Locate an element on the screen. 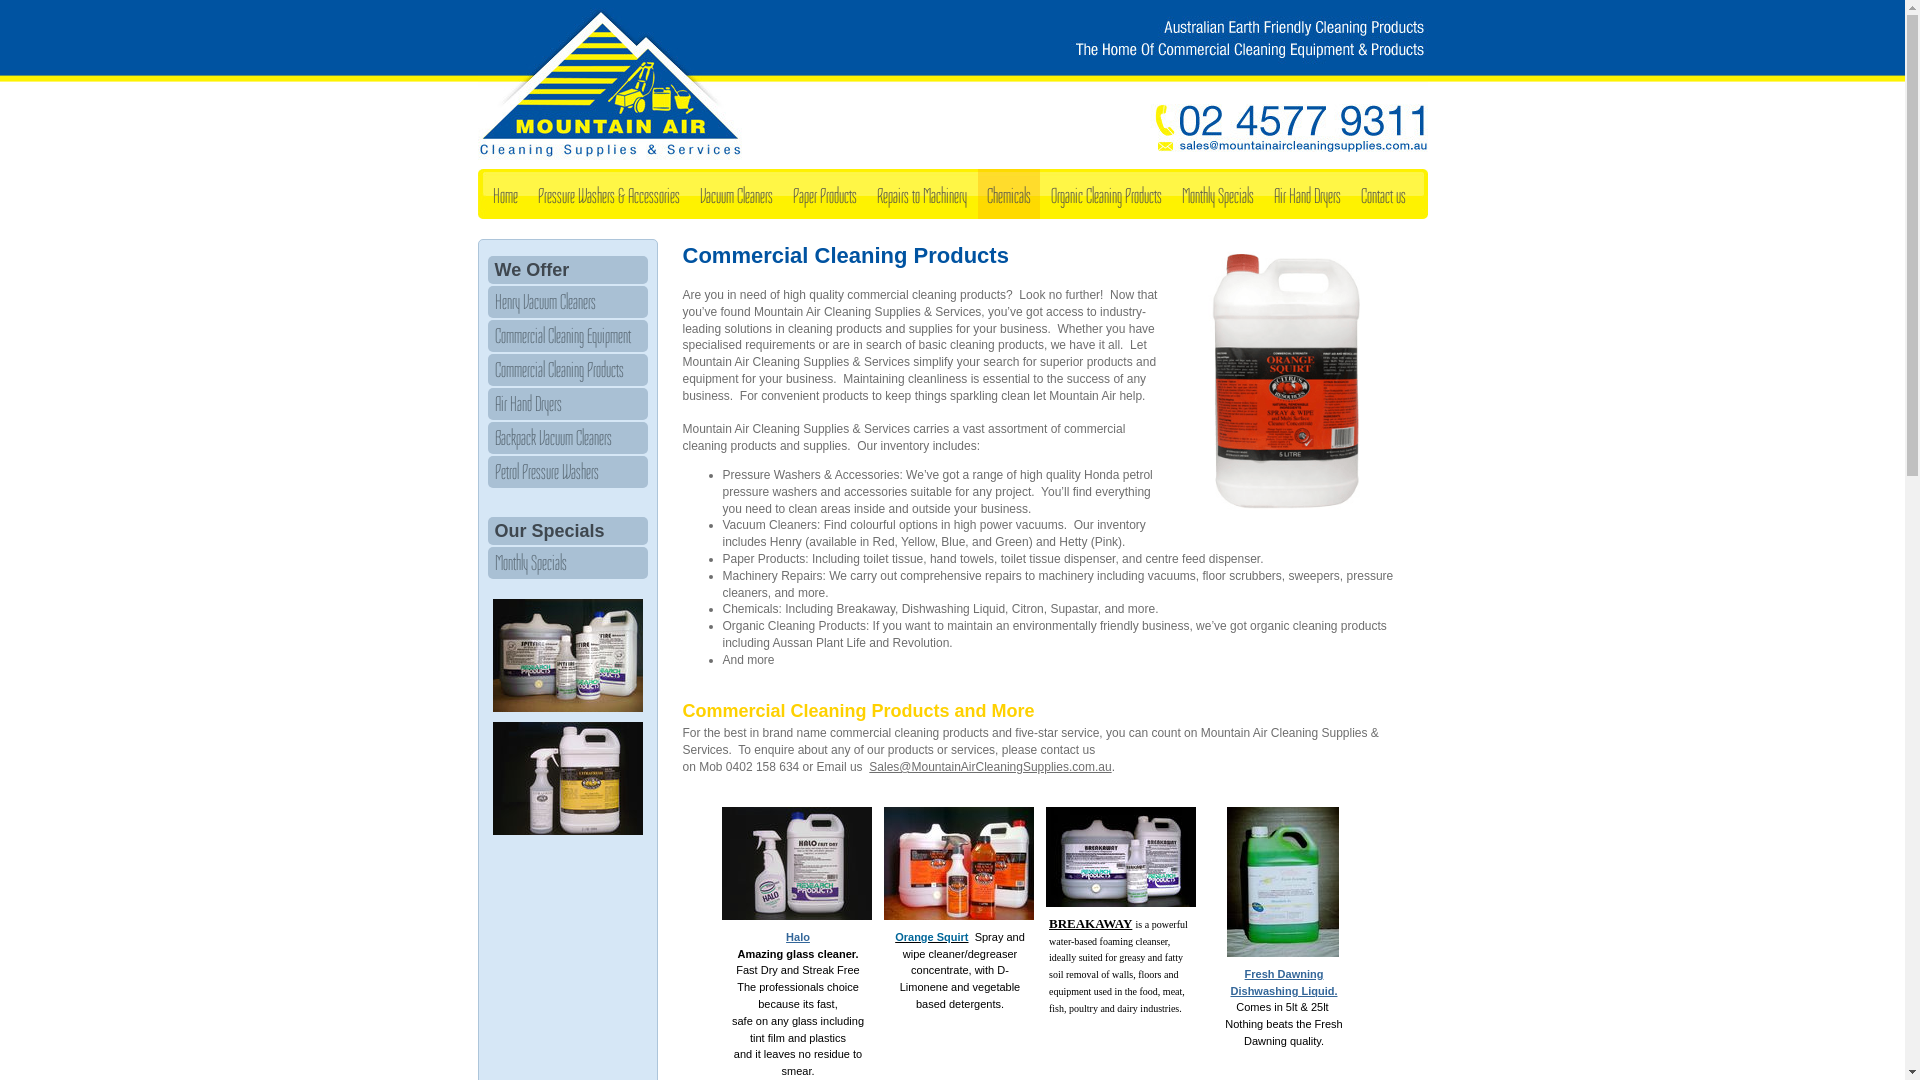  'Contact us' is located at coordinates (1382, 193).